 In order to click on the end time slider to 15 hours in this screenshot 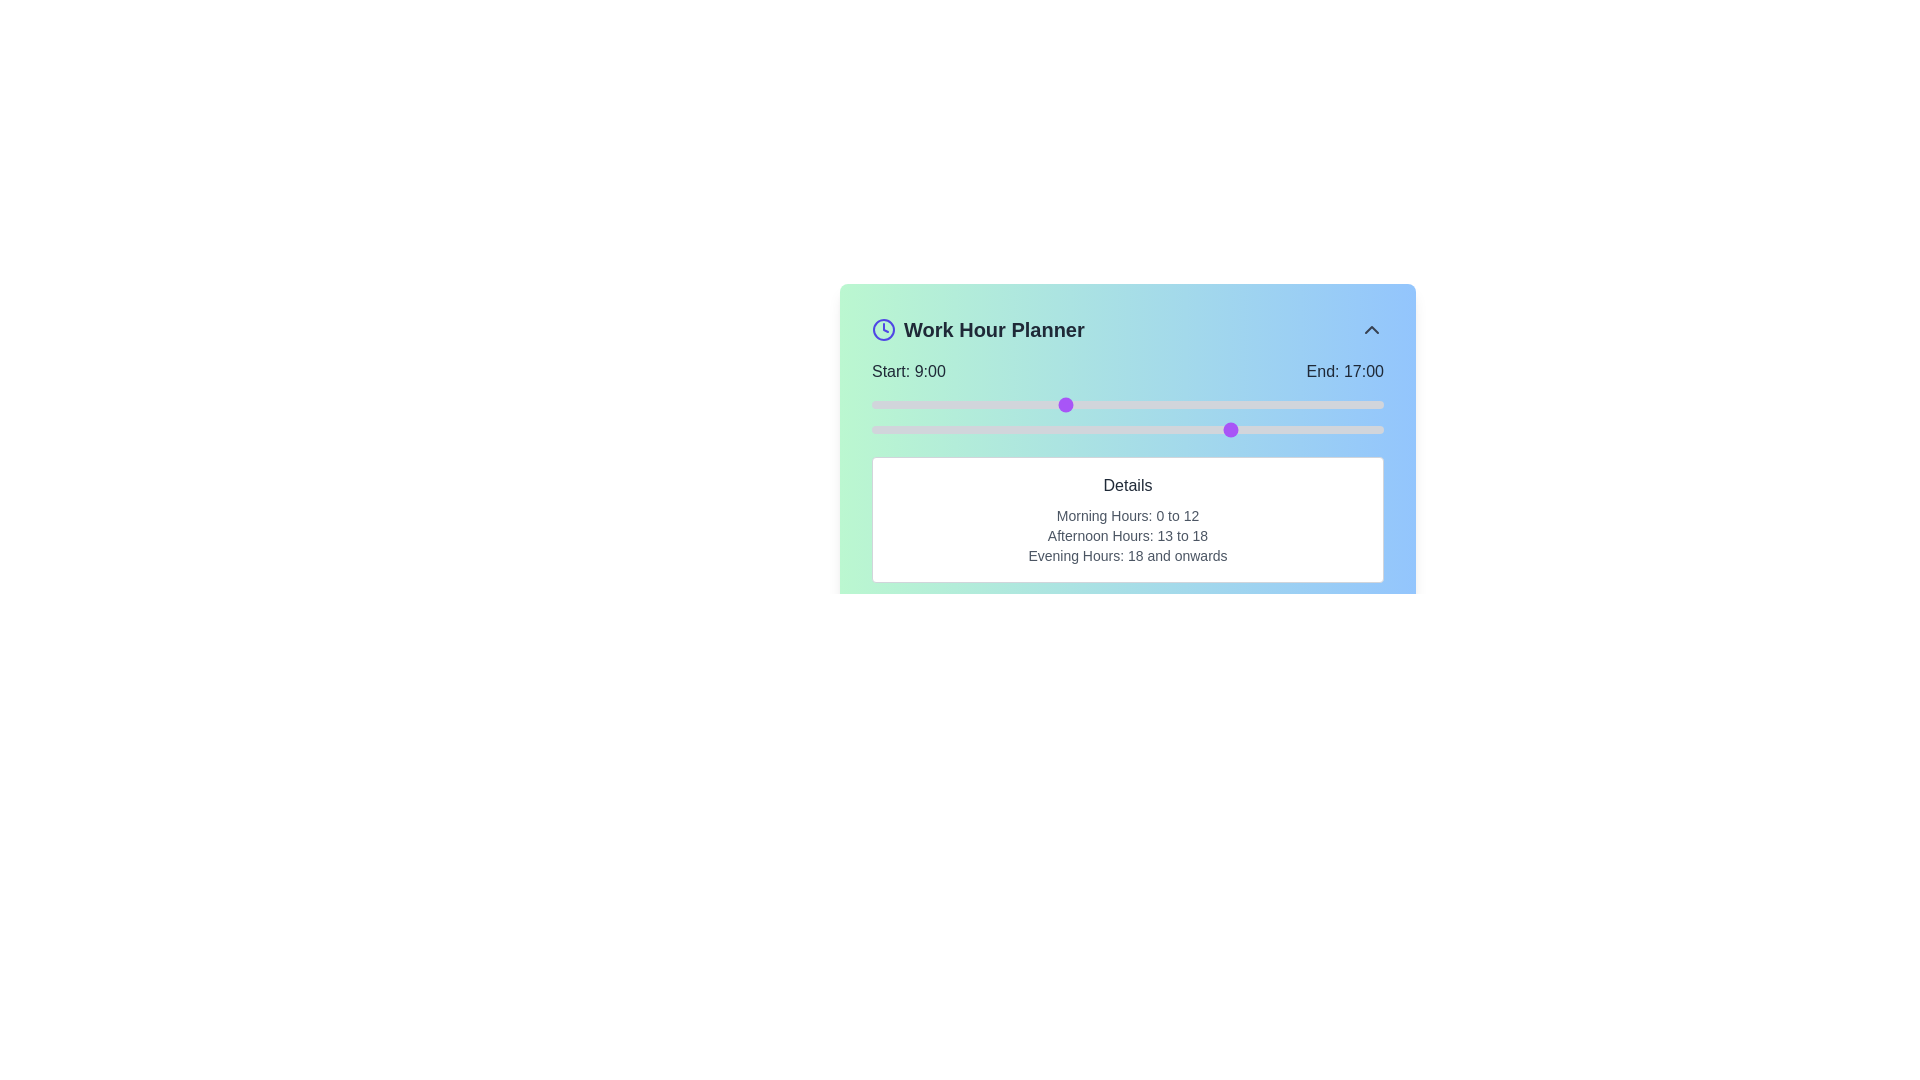, I will do `click(1191, 428)`.